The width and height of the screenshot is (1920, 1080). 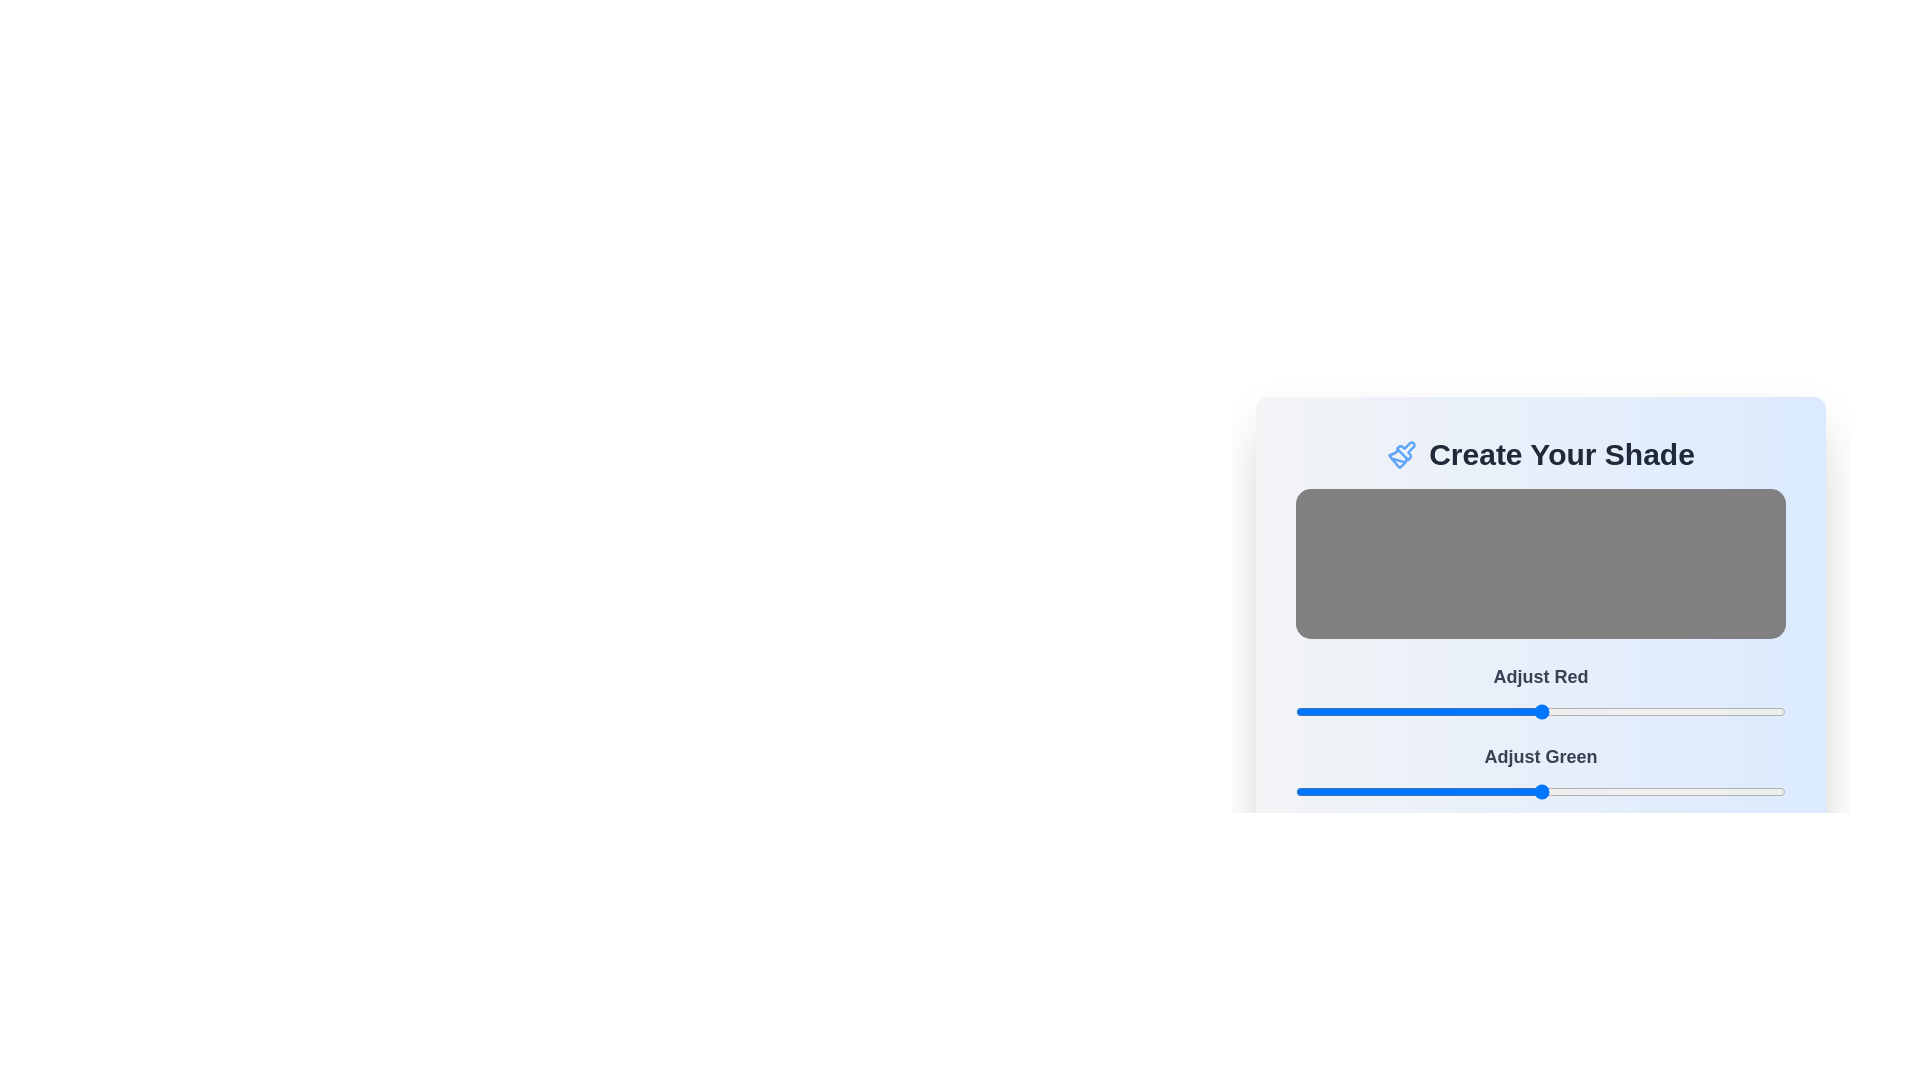 What do you see at coordinates (1626, 711) in the screenshot?
I see `the red color slider to 172` at bounding box center [1626, 711].